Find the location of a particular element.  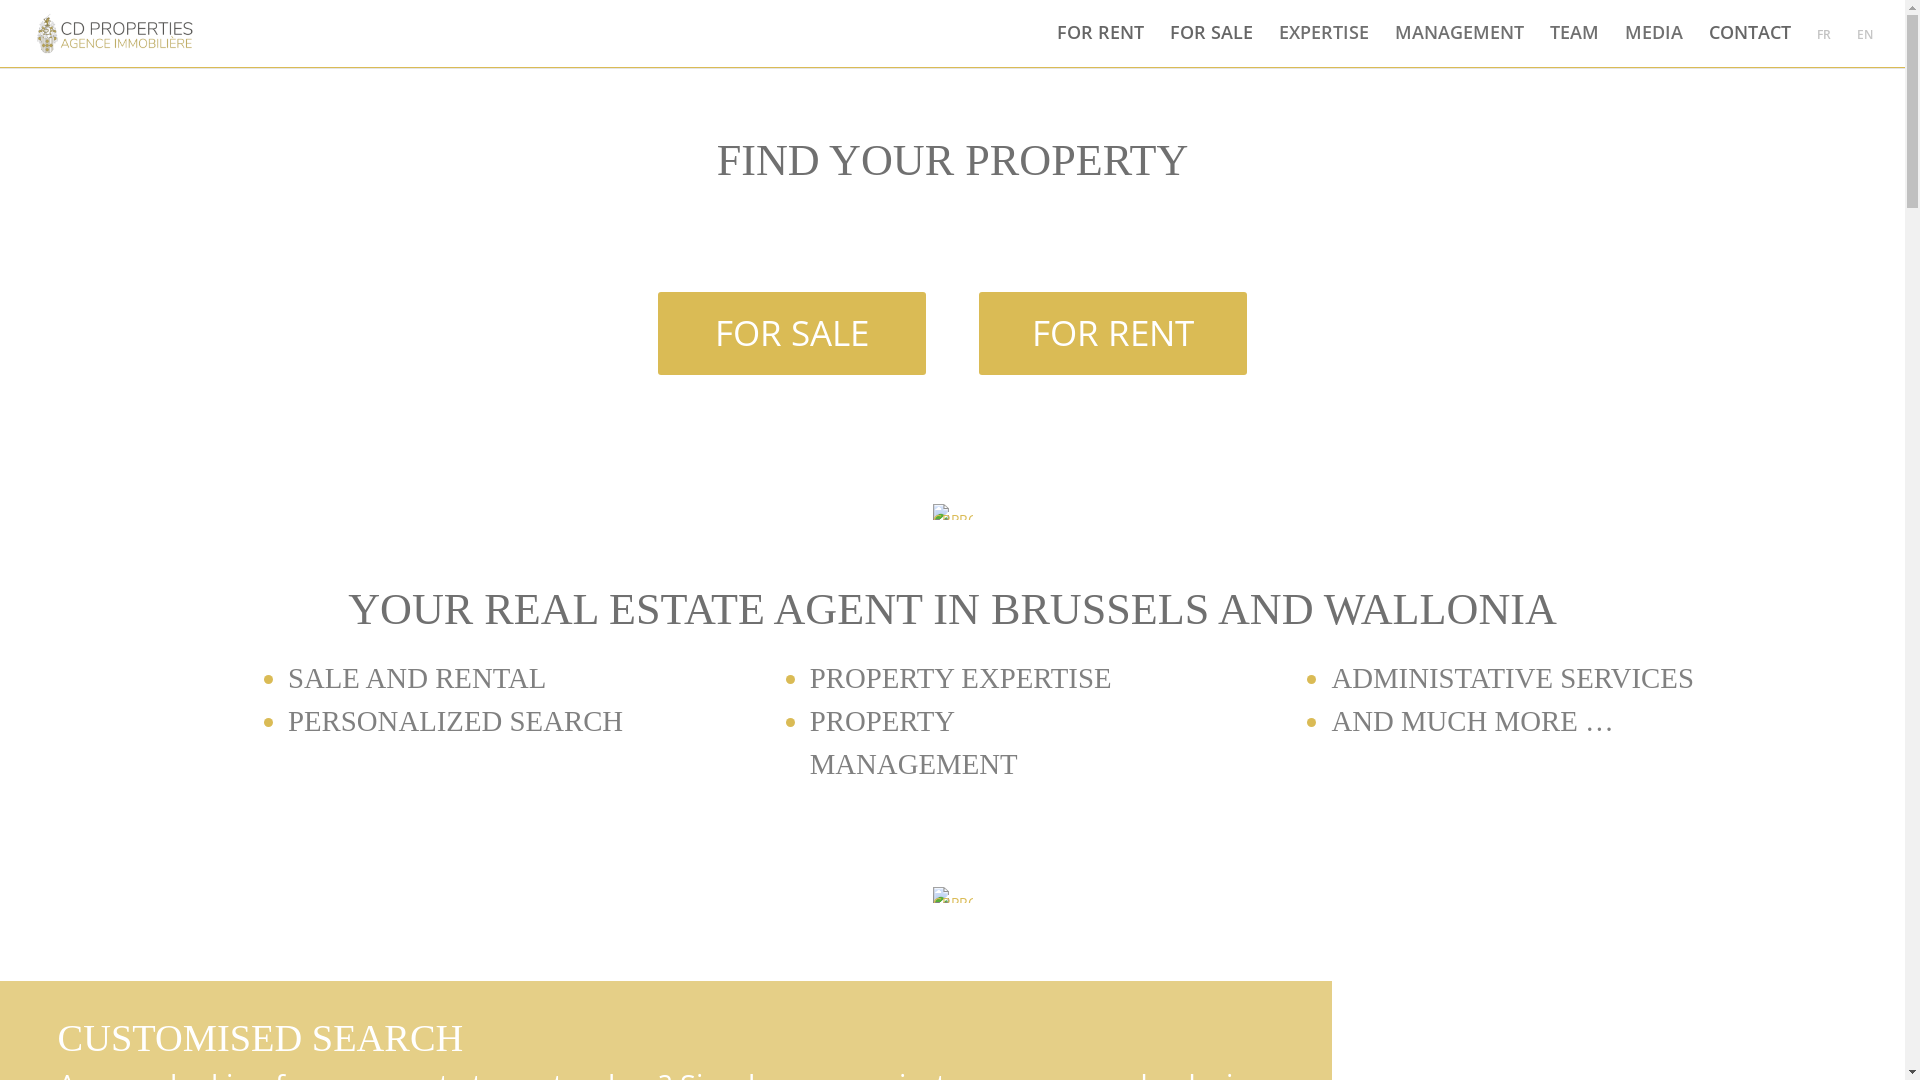

'CDPROPERTIES_IMMOBILIER_next-01-01-01' is located at coordinates (950, 511).